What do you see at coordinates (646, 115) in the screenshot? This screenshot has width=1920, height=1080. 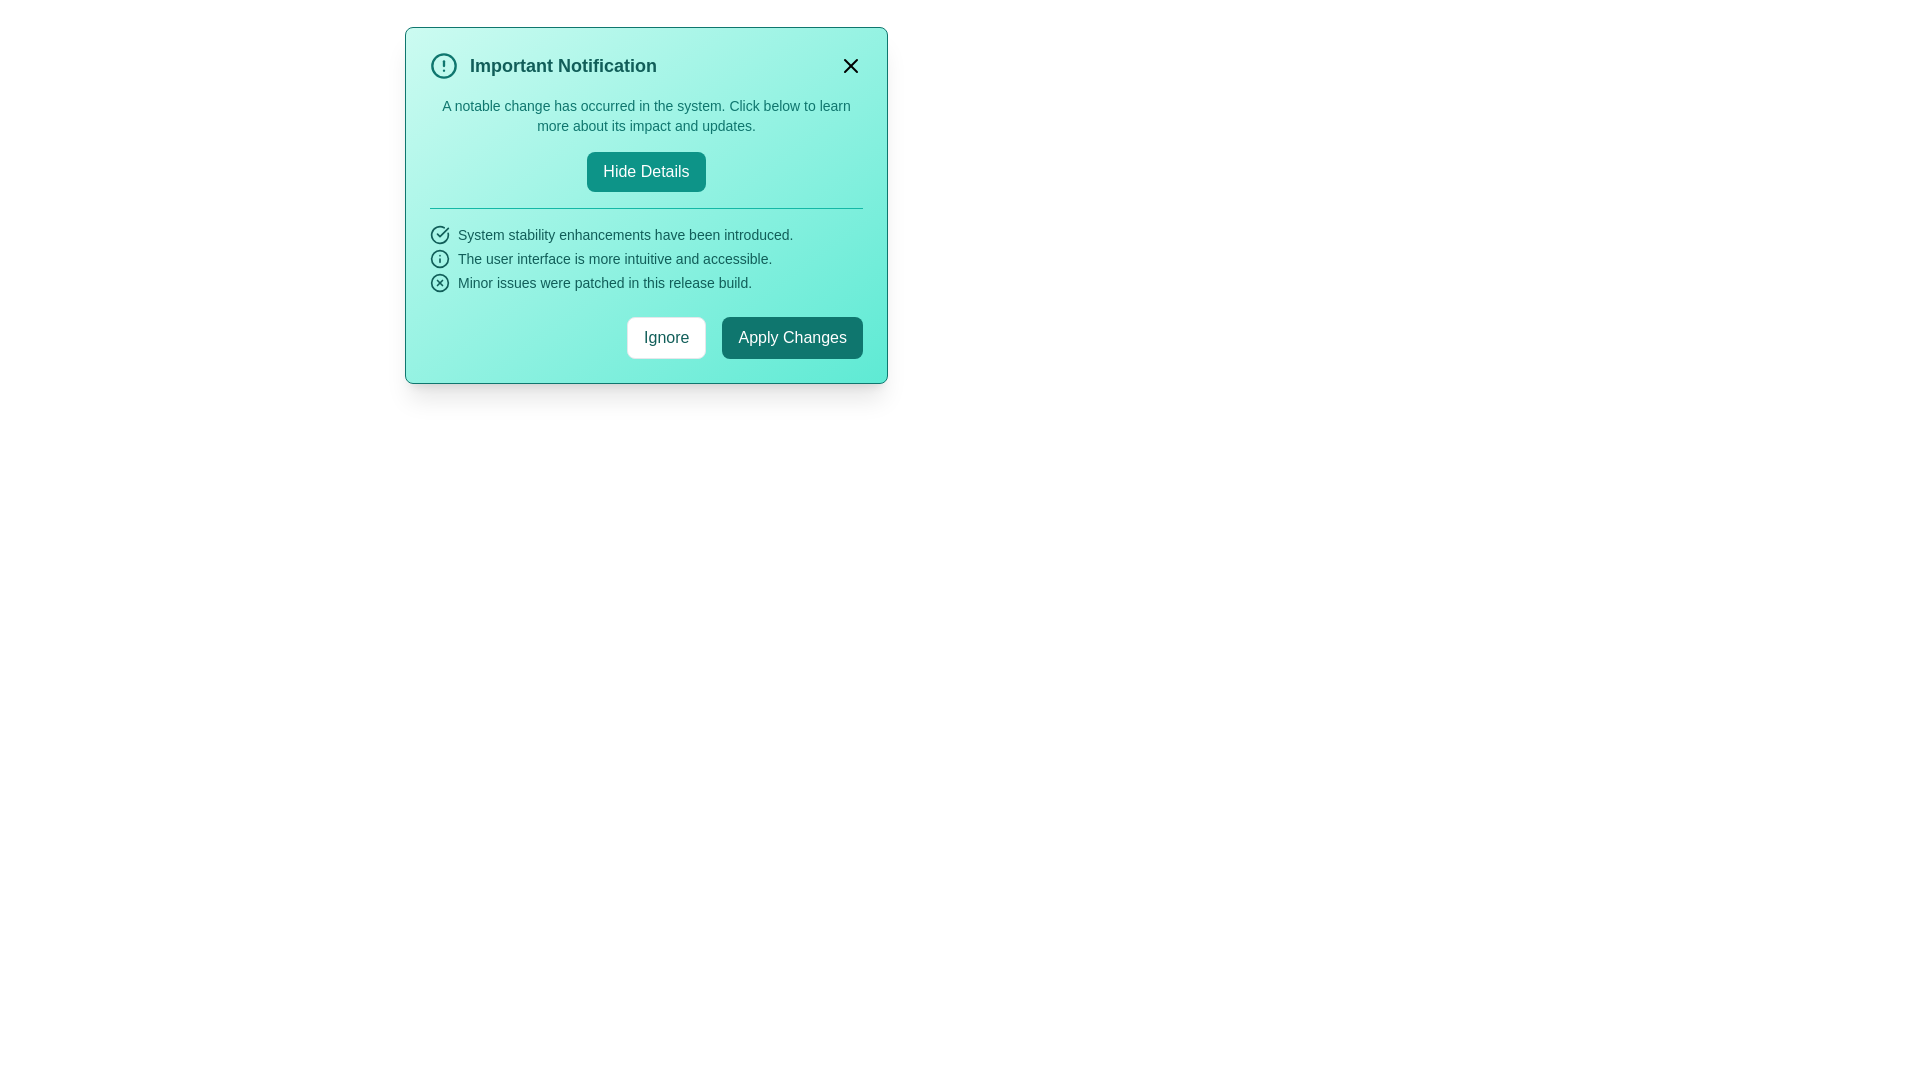 I see `the text located beneath the title 'Important Notification' and above the 'Hide Details' button` at bounding box center [646, 115].